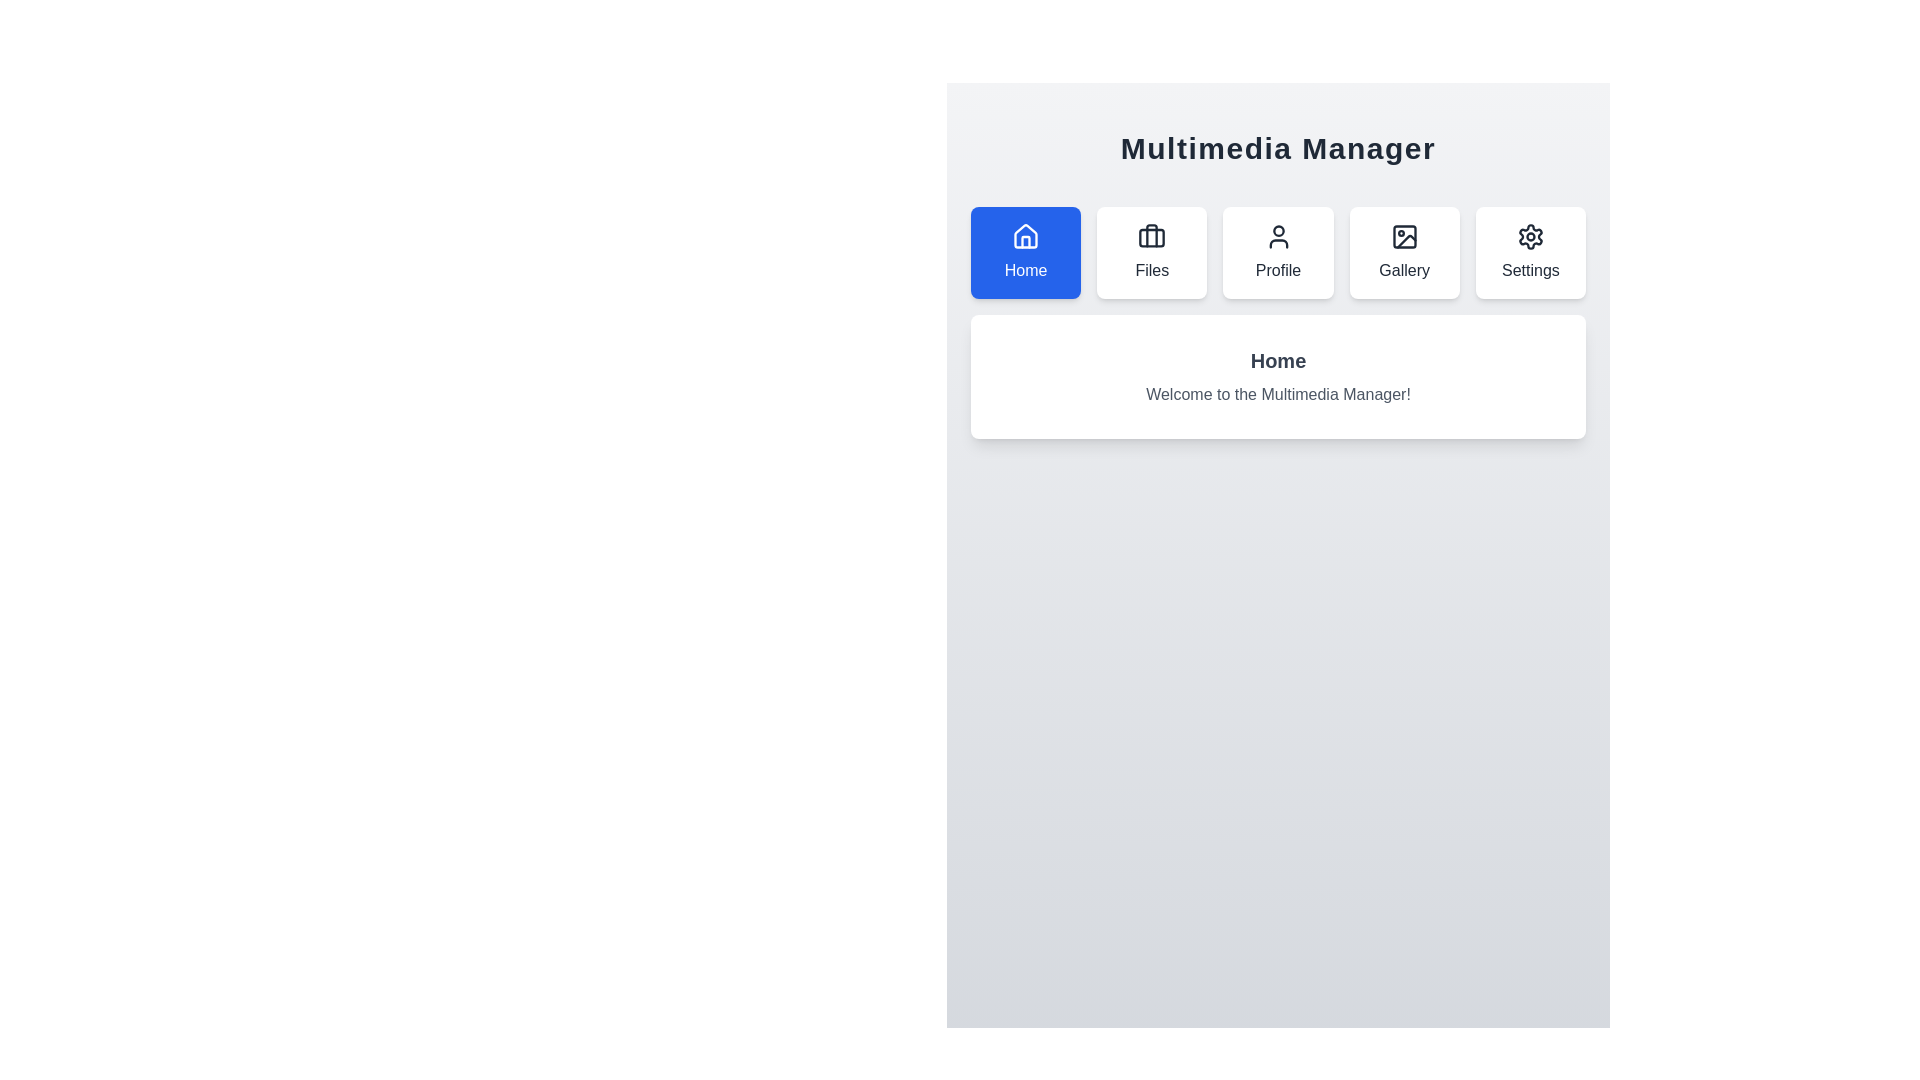 This screenshot has height=1080, width=1920. Describe the element at coordinates (1277, 242) in the screenshot. I see `the lower part of the user profile icon located in the 'Profile' option of the navigation bar` at that location.